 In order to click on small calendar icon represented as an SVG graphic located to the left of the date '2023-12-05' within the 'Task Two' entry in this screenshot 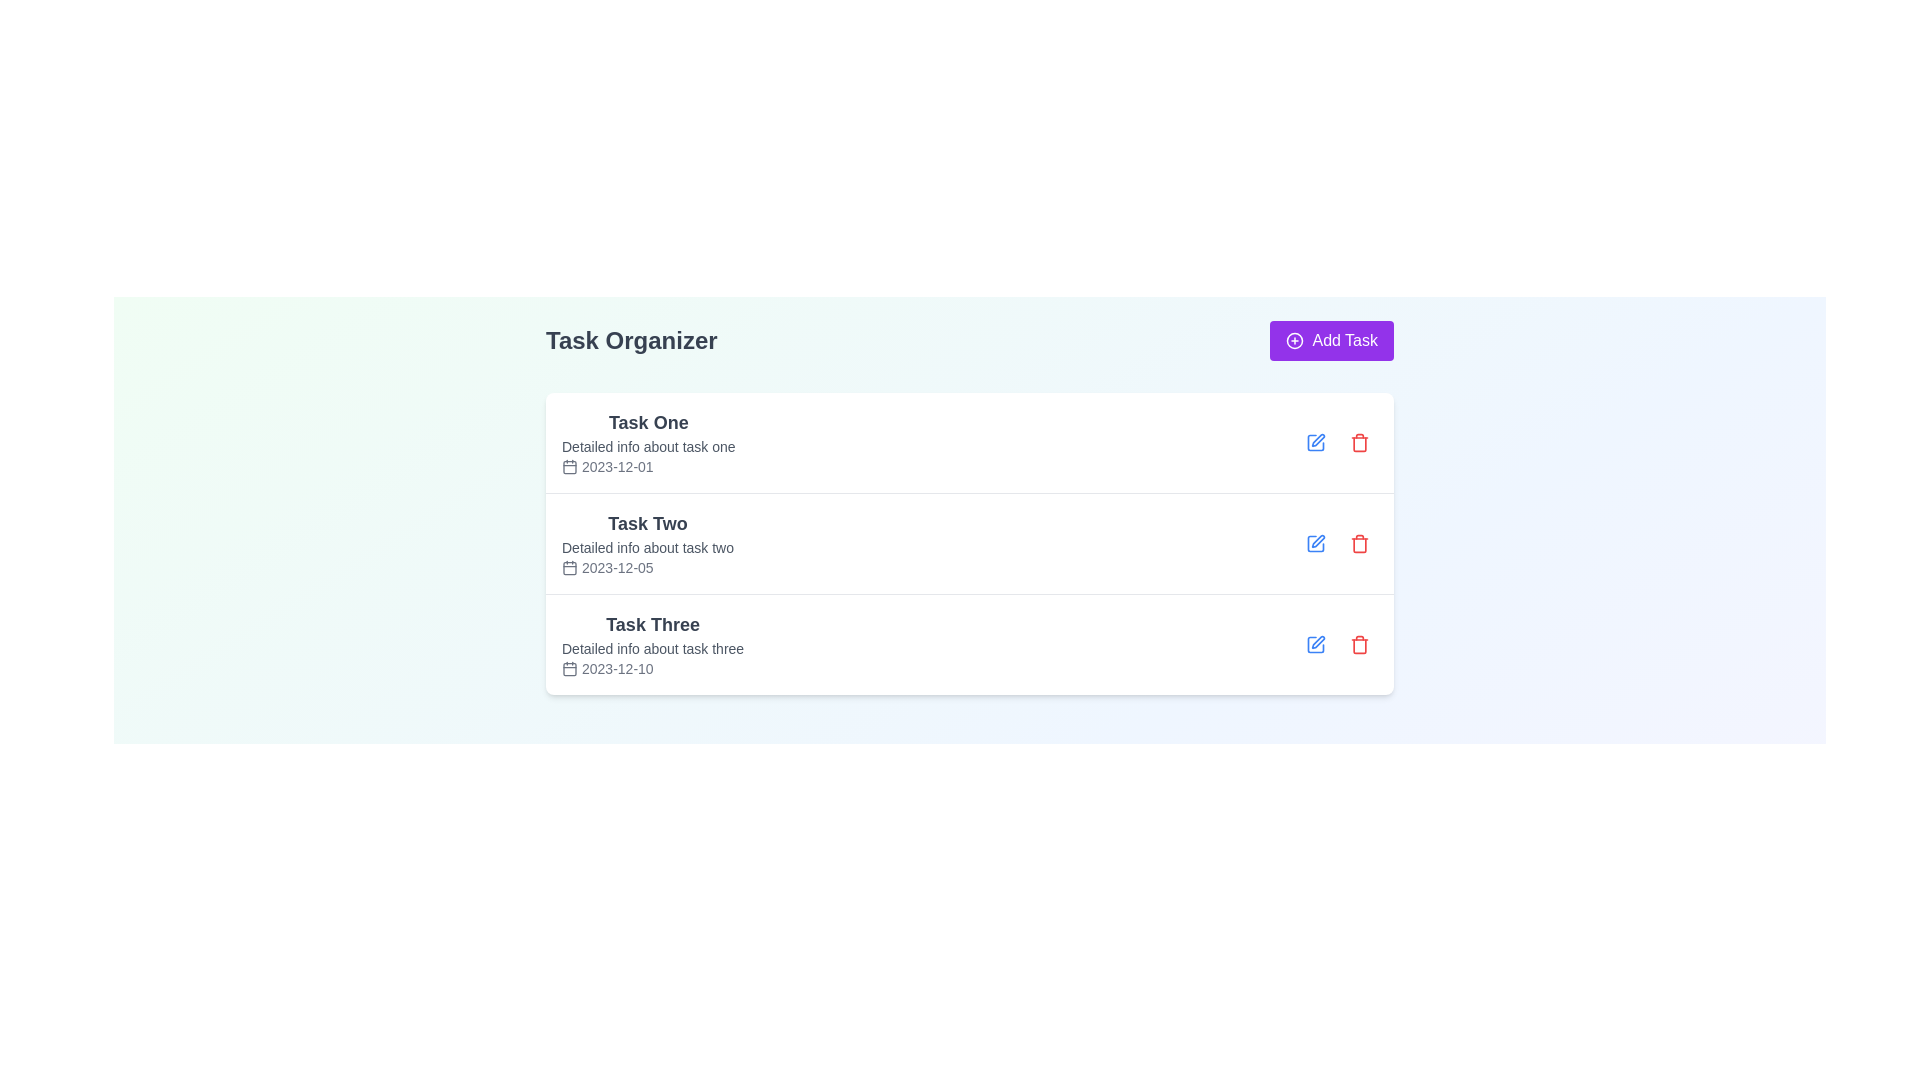, I will do `click(569, 567)`.